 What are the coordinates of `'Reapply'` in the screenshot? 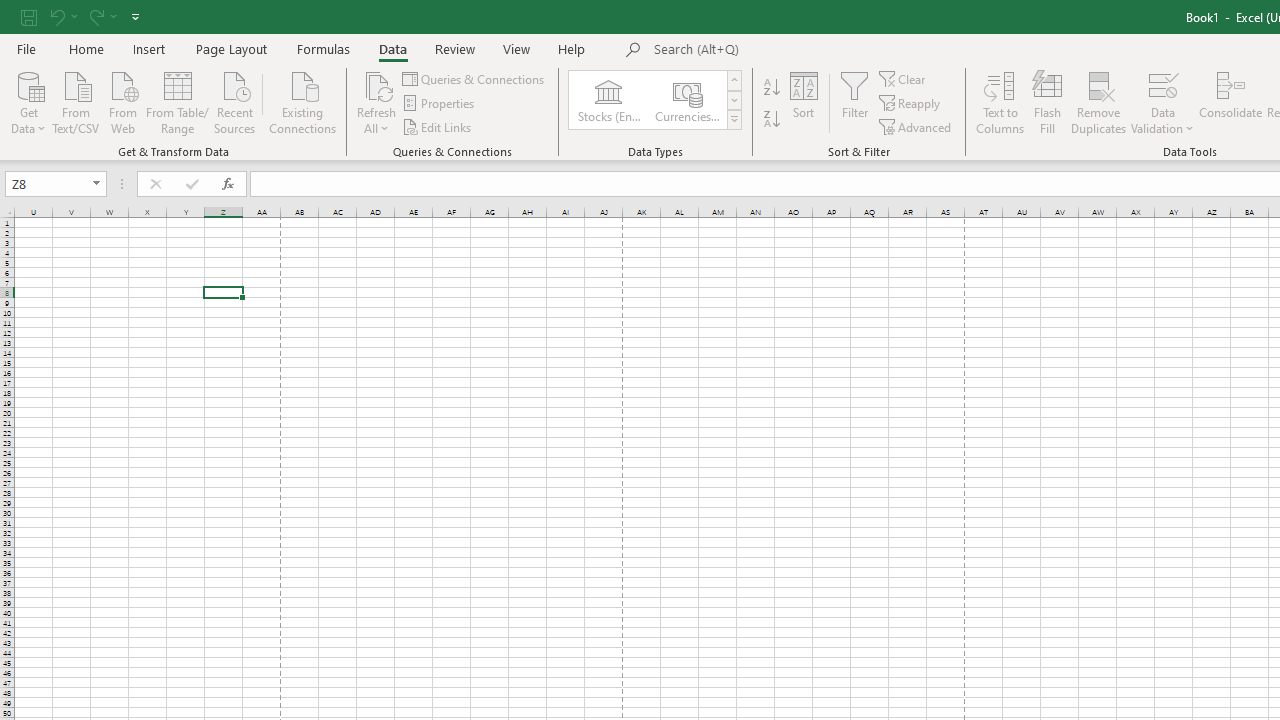 It's located at (910, 103).